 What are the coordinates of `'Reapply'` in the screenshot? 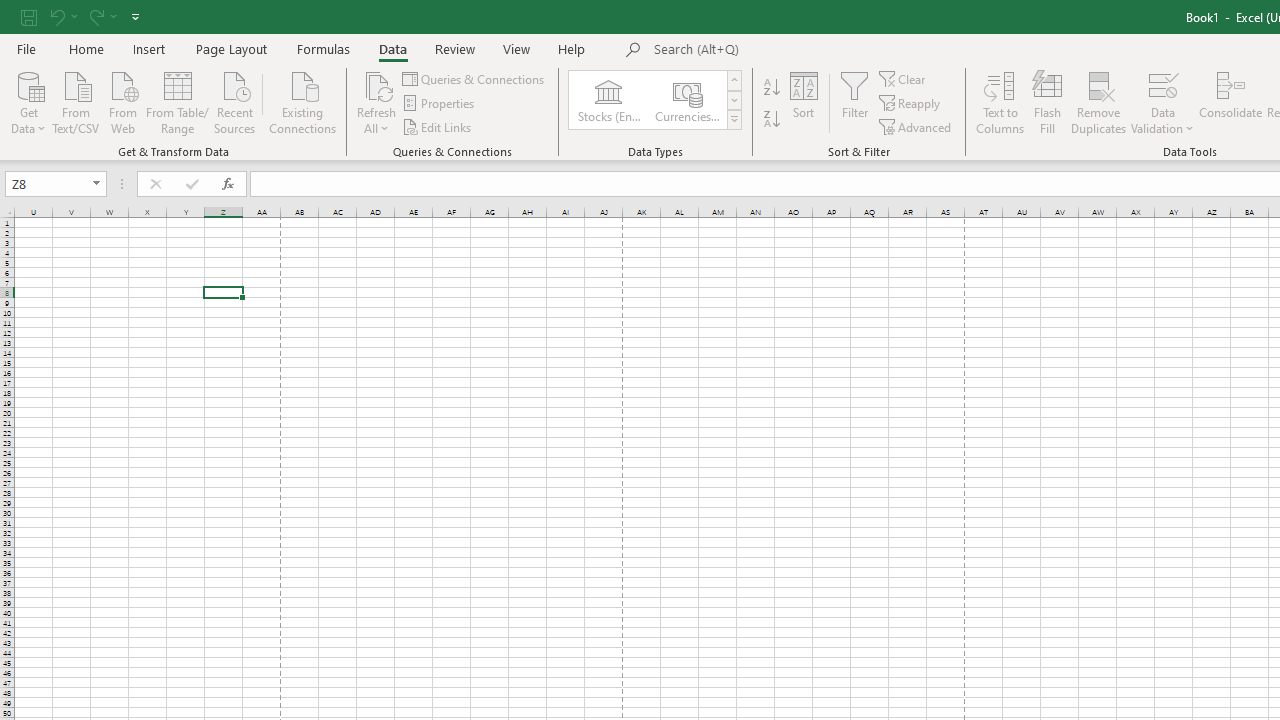 It's located at (910, 103).